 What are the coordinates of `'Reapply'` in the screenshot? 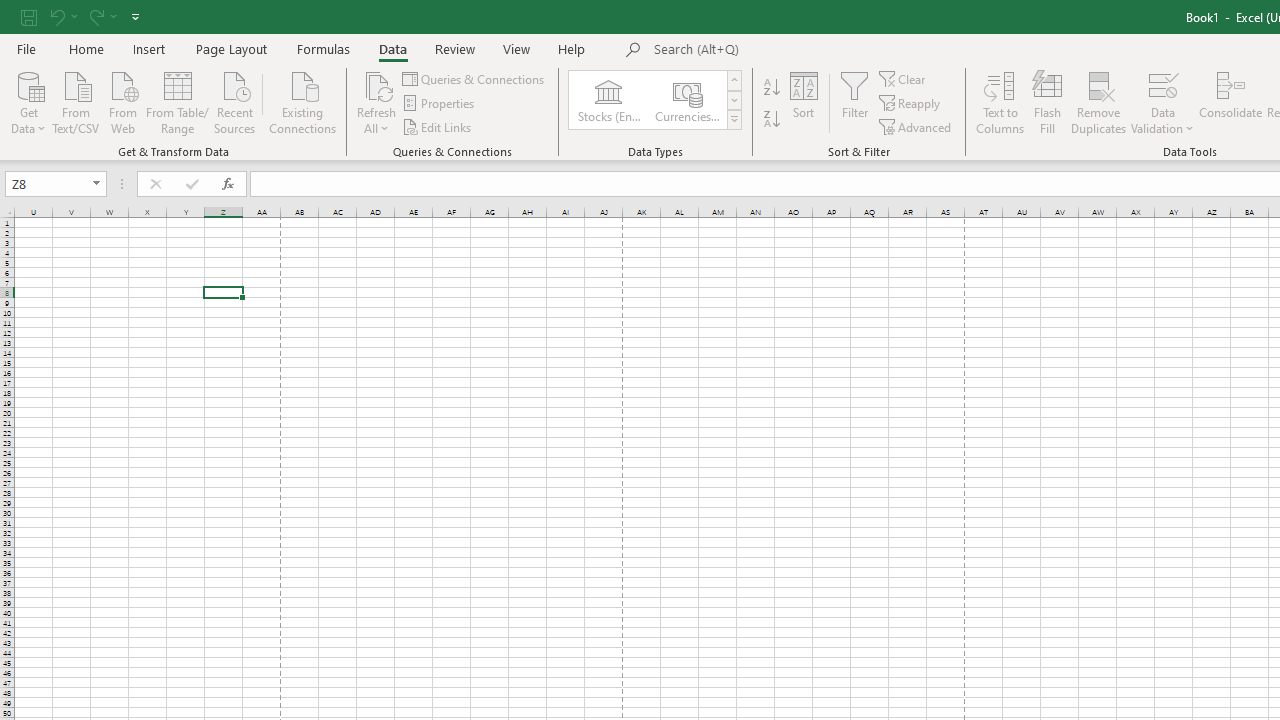 It's located at (910, 103).